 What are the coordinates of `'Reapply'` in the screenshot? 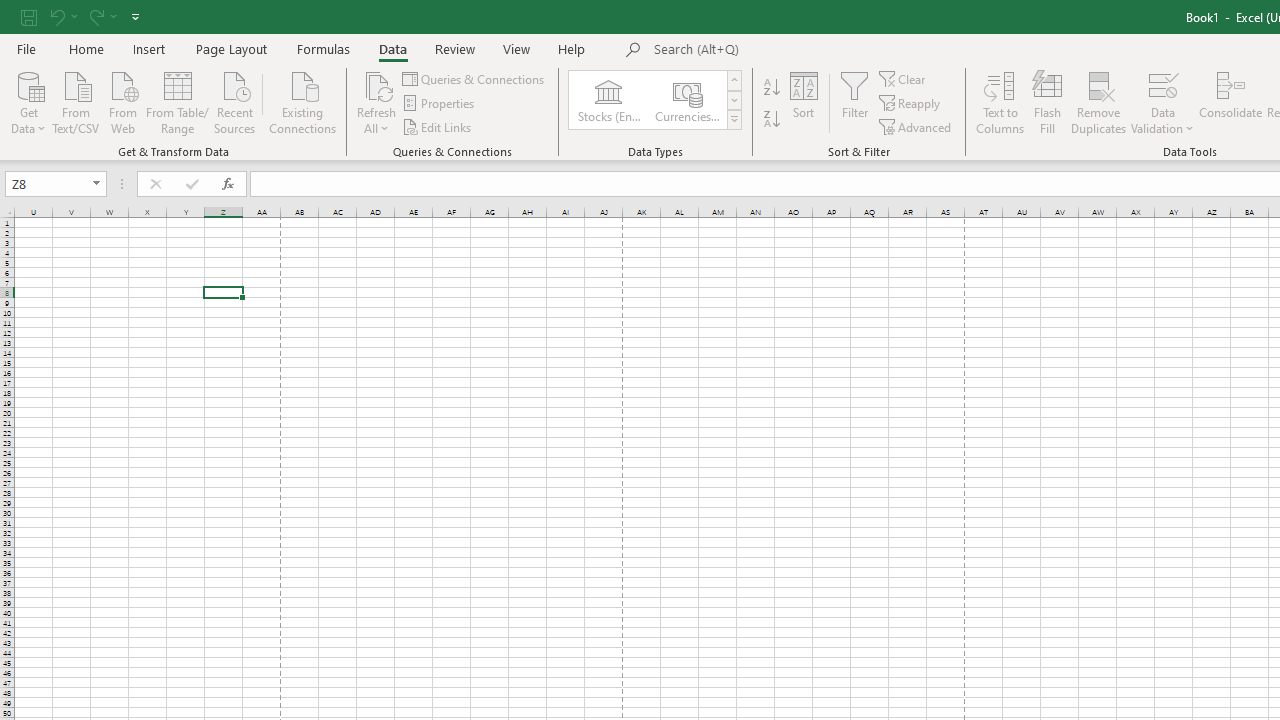 It's located at (910, 103).